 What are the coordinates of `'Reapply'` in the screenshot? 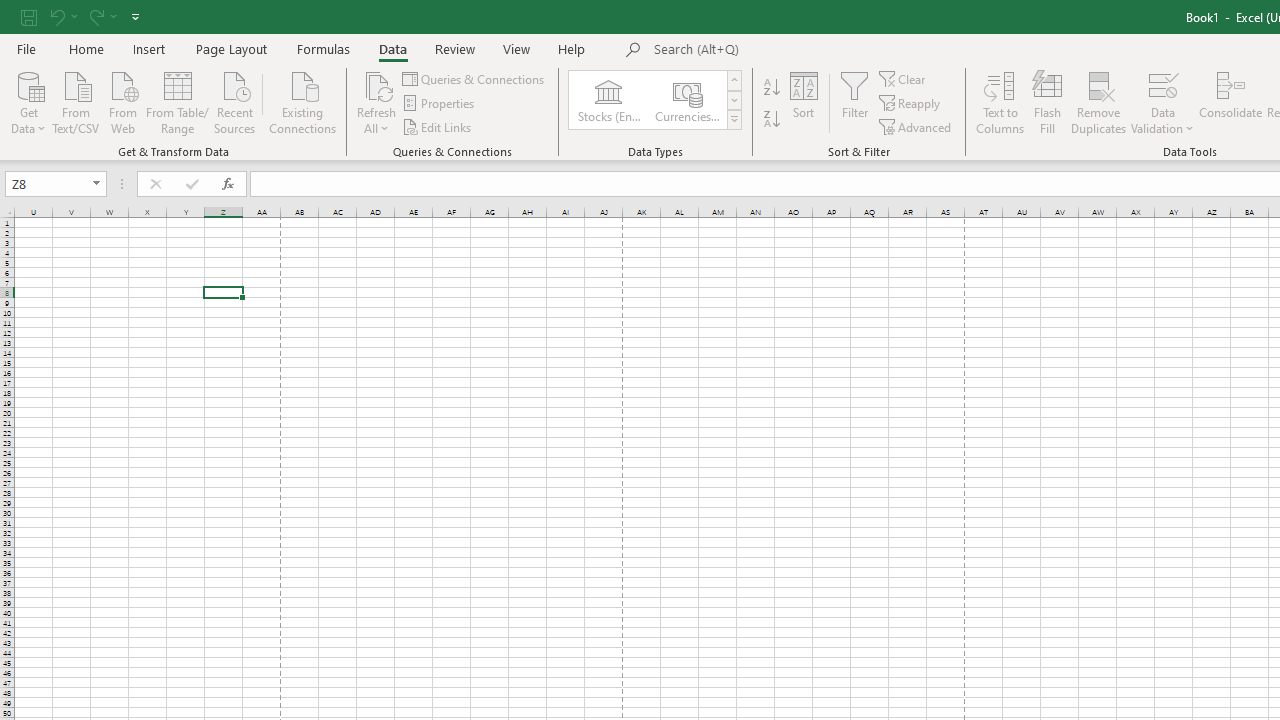 It's located at (910, 103).